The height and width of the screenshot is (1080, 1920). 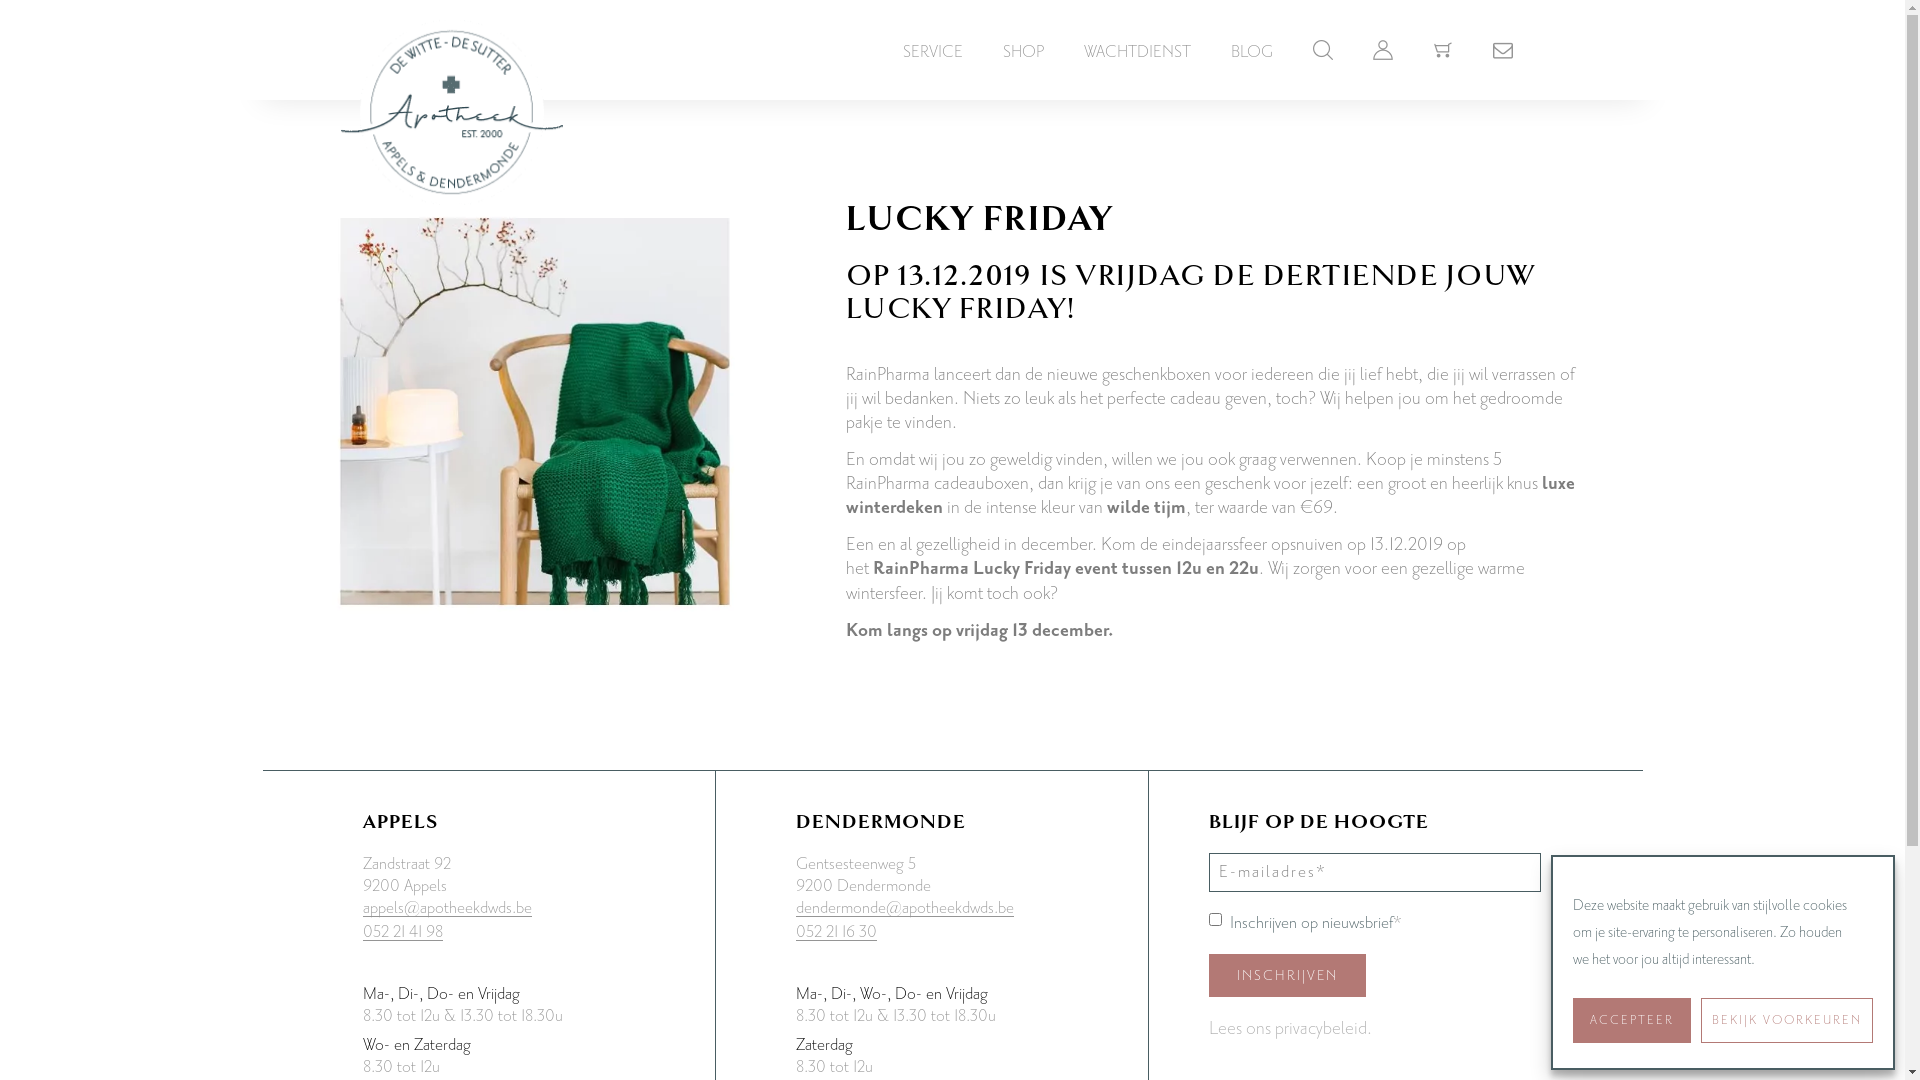 I want to click on 'CONTACT', so click(x=1502, y=45).